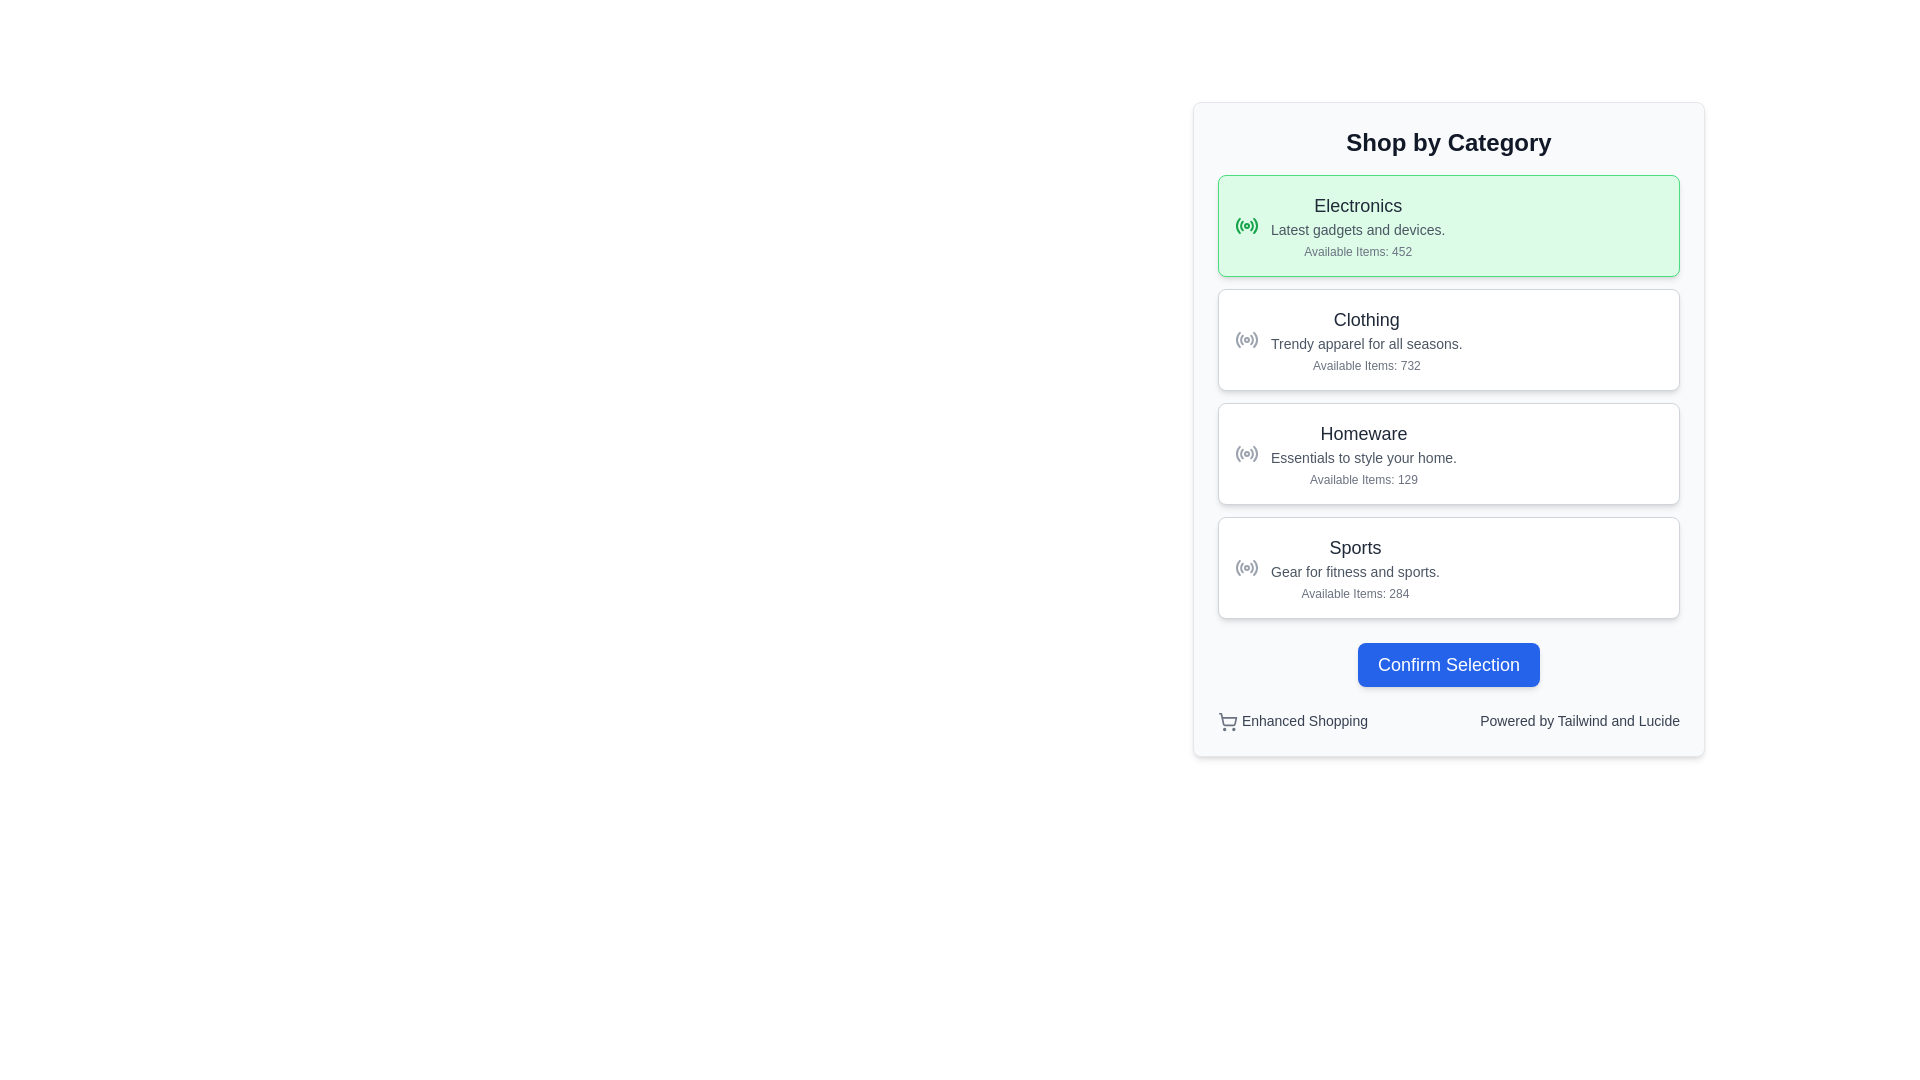  Describe the element at coordinates (1362, 433) in the screenshot. I see `the 'Homeware' text element, which is styled in a larger bold font and is located in the third category card under 'Shop by Category.'` at that location.